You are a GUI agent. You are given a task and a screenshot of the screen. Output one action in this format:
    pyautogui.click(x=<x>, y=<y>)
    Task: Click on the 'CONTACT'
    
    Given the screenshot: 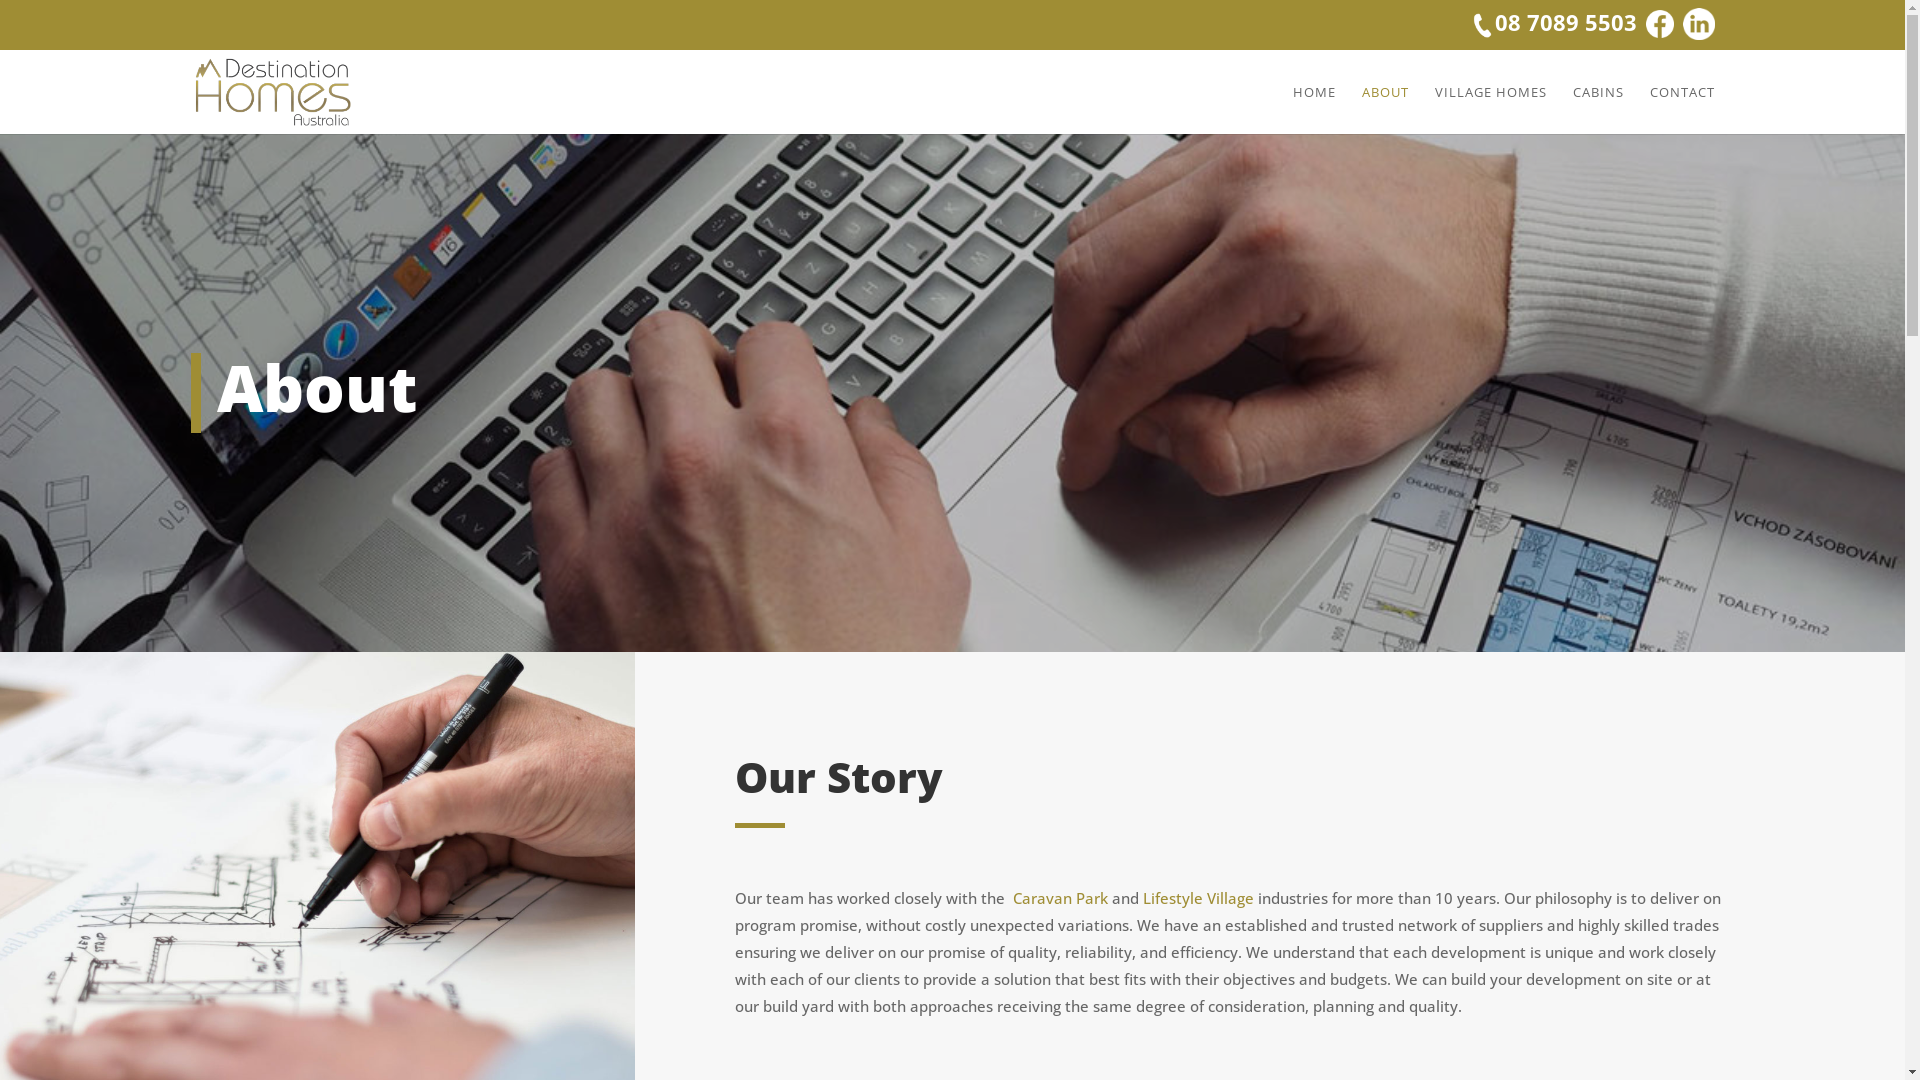 What is the action you would take?
    pyautogui.click(x=1681, y=109)
    